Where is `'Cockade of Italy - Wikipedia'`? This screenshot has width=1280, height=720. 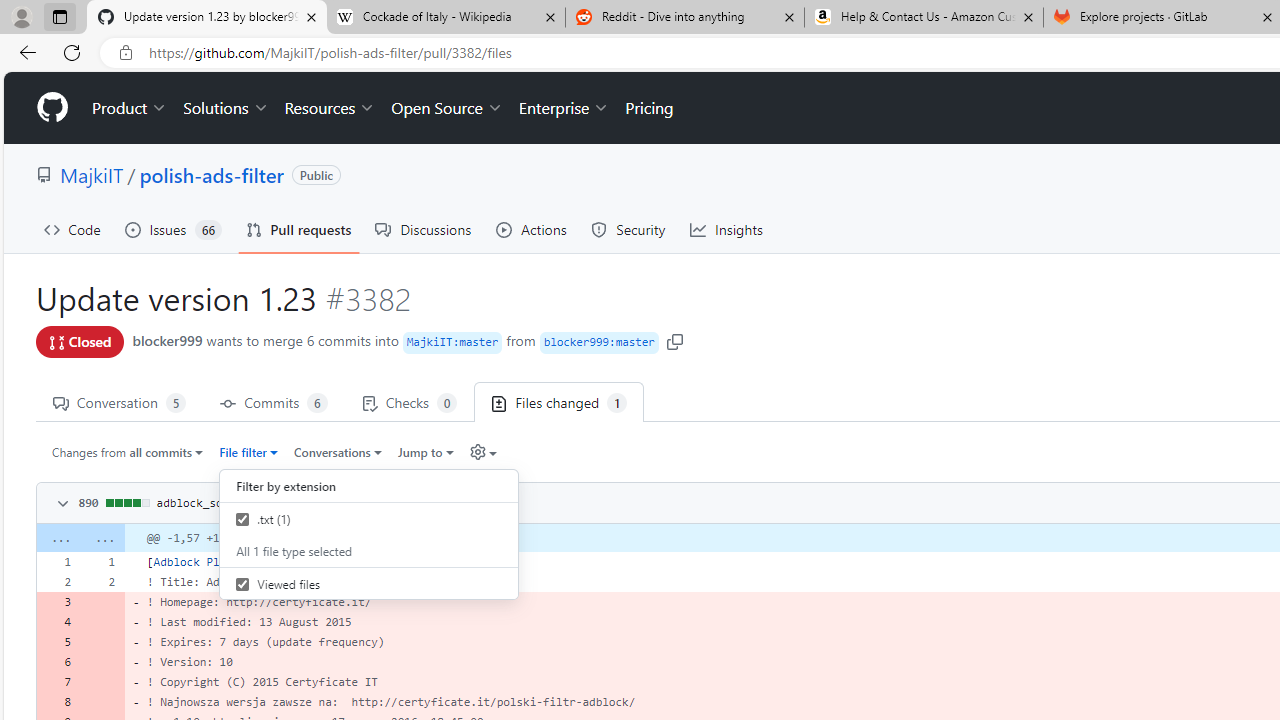
'Cockade of Italy - Wikipedia' is located at coordinates (444, 17).